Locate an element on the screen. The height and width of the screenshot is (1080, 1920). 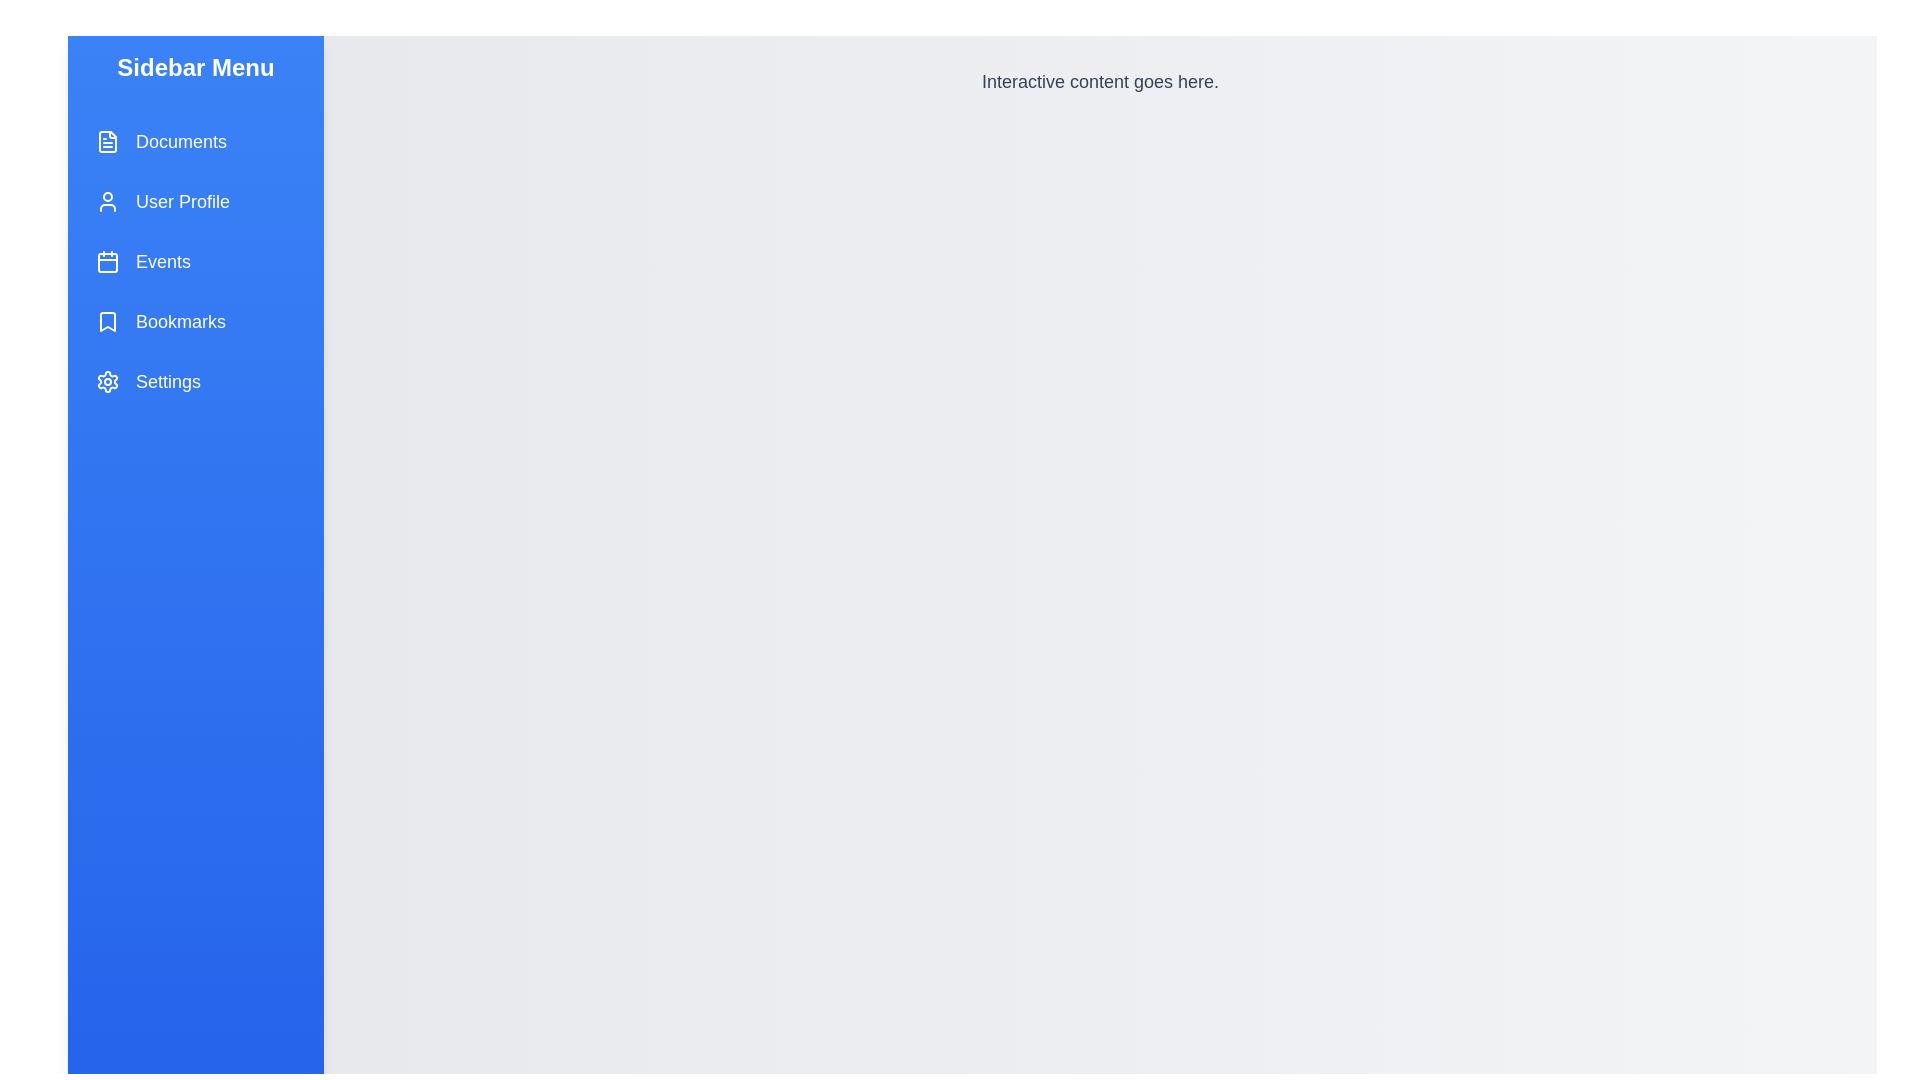
the menu item labeled Settings is located at coordinates (196, 381).